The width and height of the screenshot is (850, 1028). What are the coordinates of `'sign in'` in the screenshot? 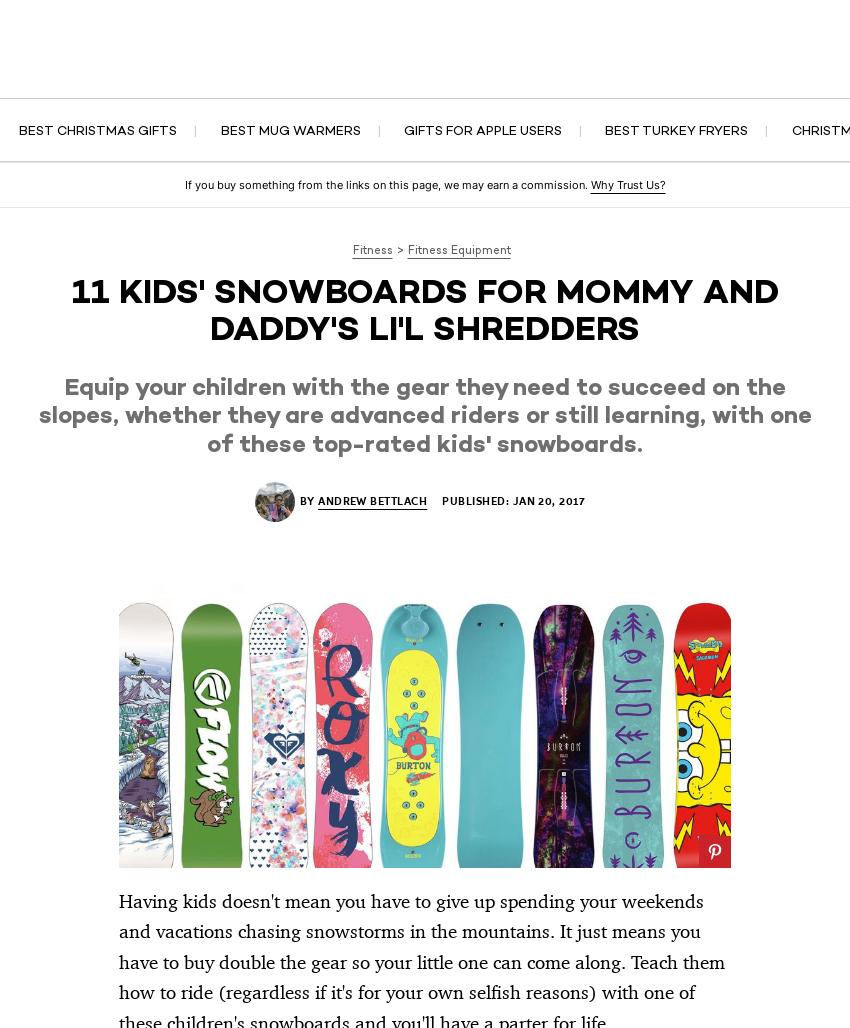 It's located at (784, 23).